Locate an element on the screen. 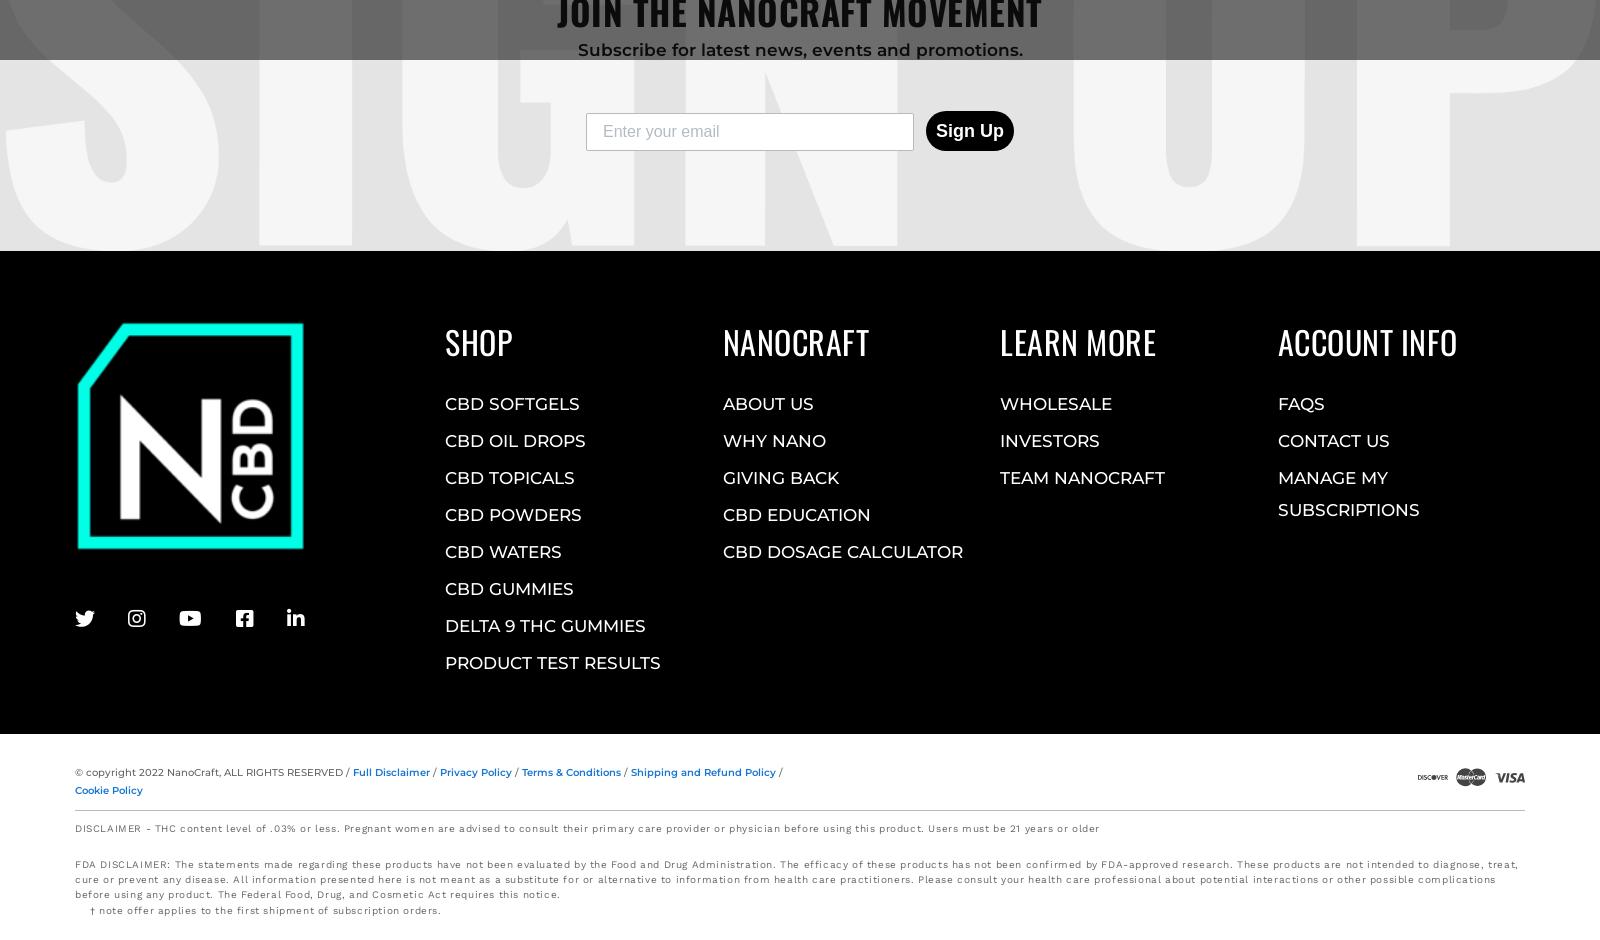 Image resolution: width=1600 pixels, height=940 pixels. '© copyright 2022 NanoCraft, ALL RIGHTS RESERVED  /' is located at coordinates (213, 771).